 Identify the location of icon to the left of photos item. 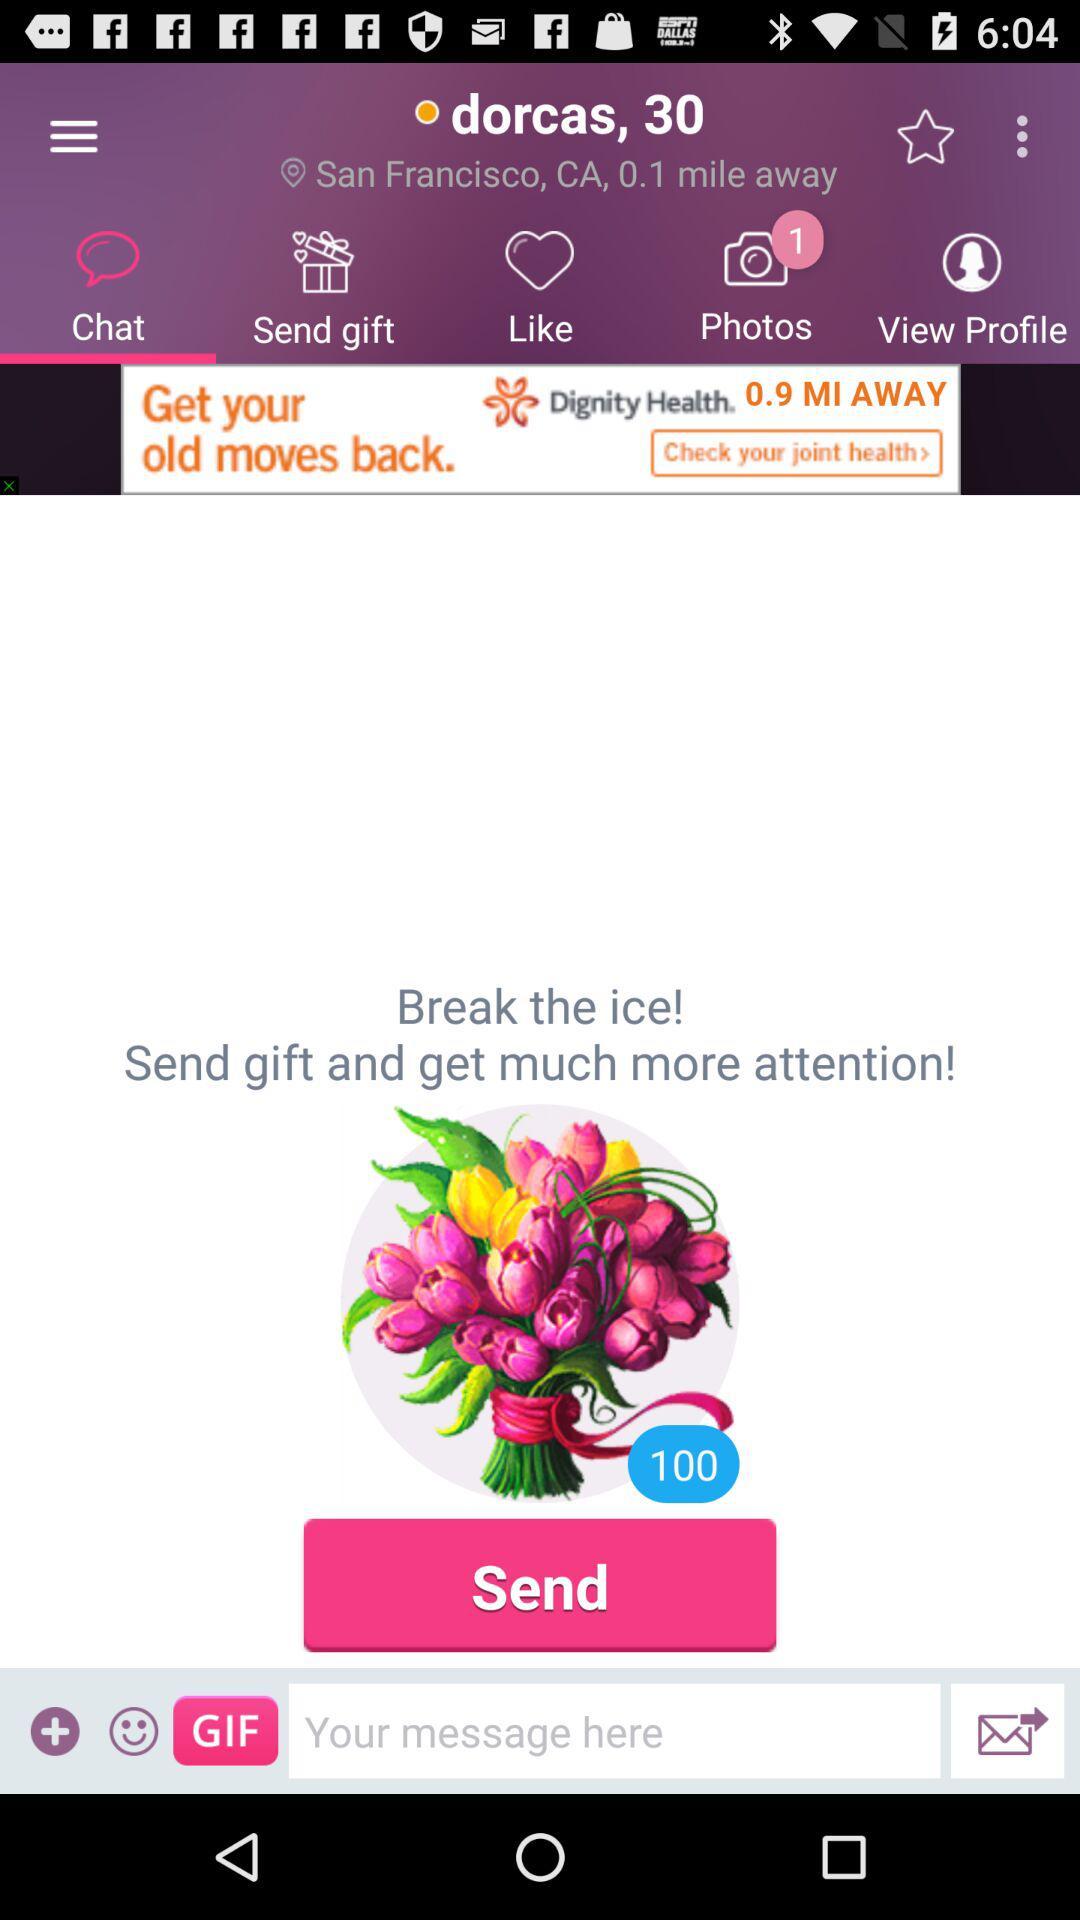
(540, 285).